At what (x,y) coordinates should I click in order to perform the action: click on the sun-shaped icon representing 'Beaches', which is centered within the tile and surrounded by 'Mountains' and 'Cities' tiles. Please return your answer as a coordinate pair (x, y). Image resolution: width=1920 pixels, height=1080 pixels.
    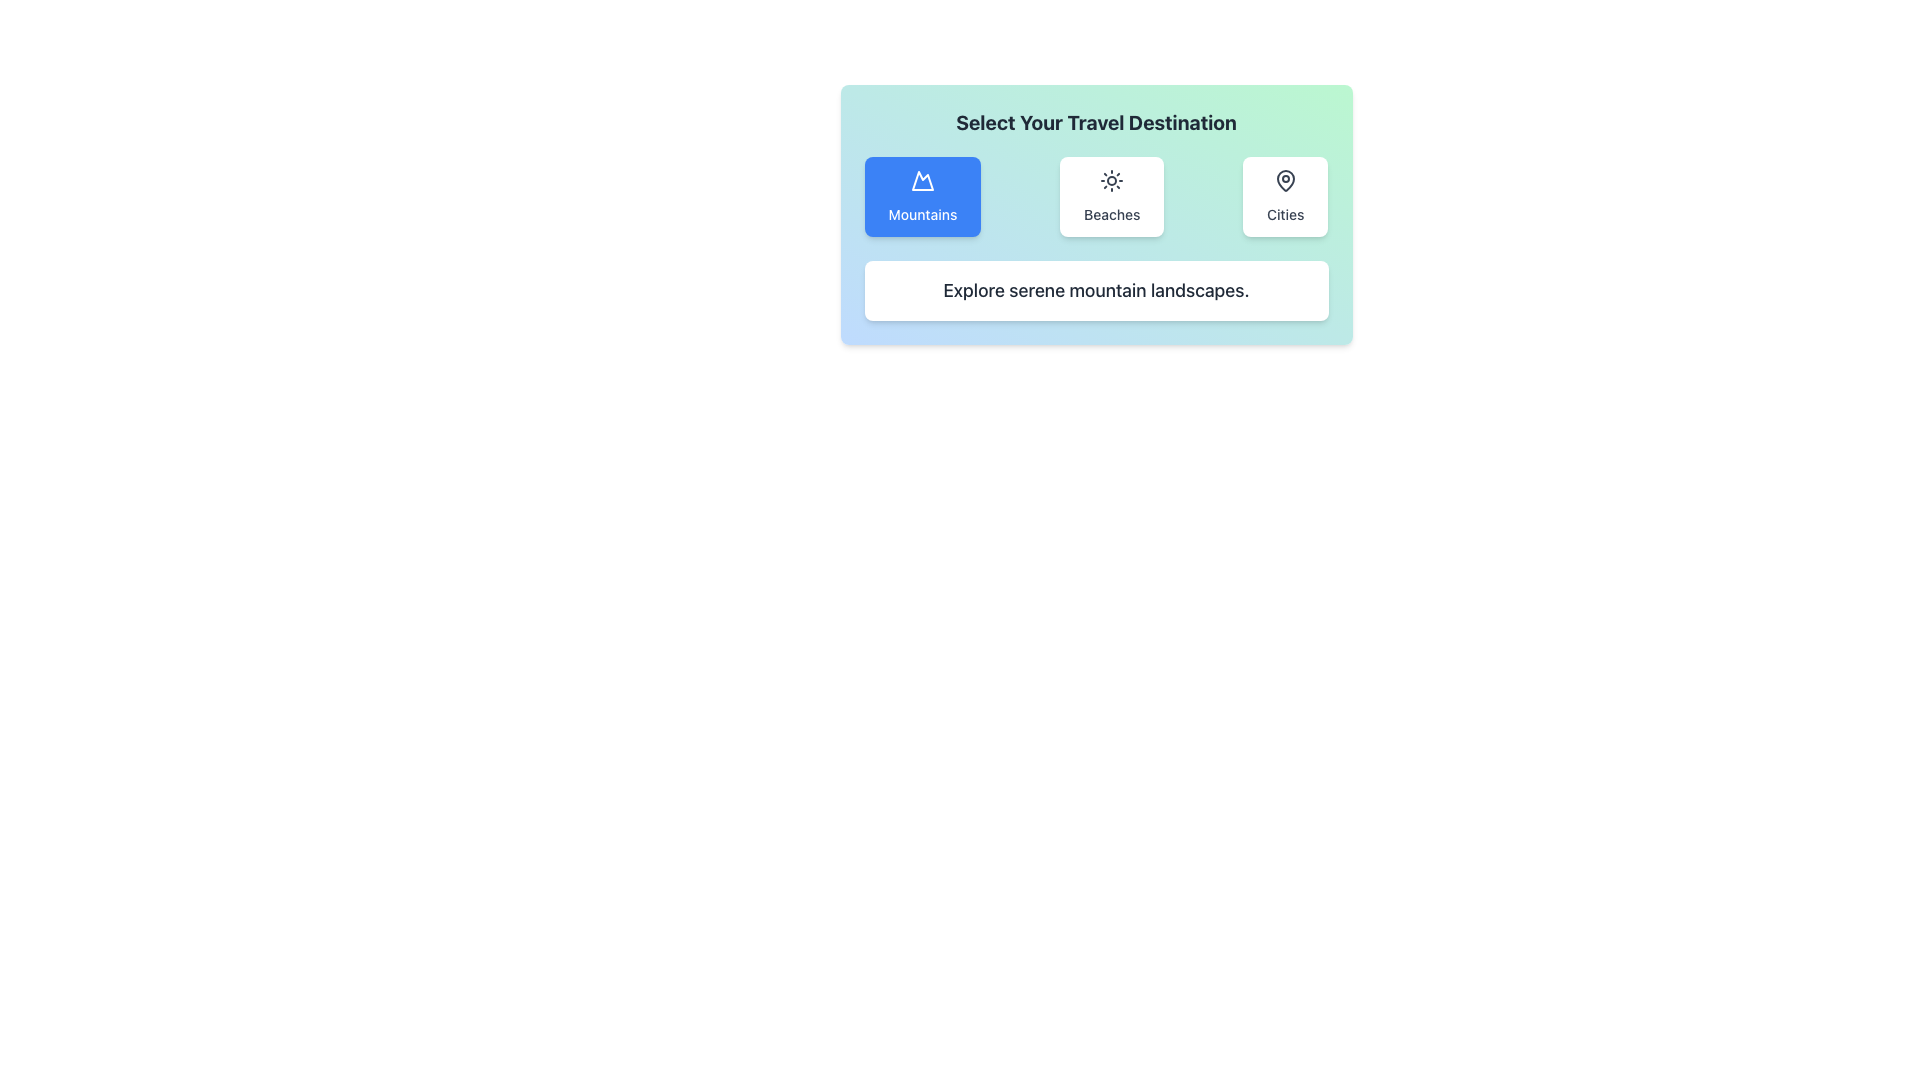
    Looking at the image, I should click on (1111, 181).